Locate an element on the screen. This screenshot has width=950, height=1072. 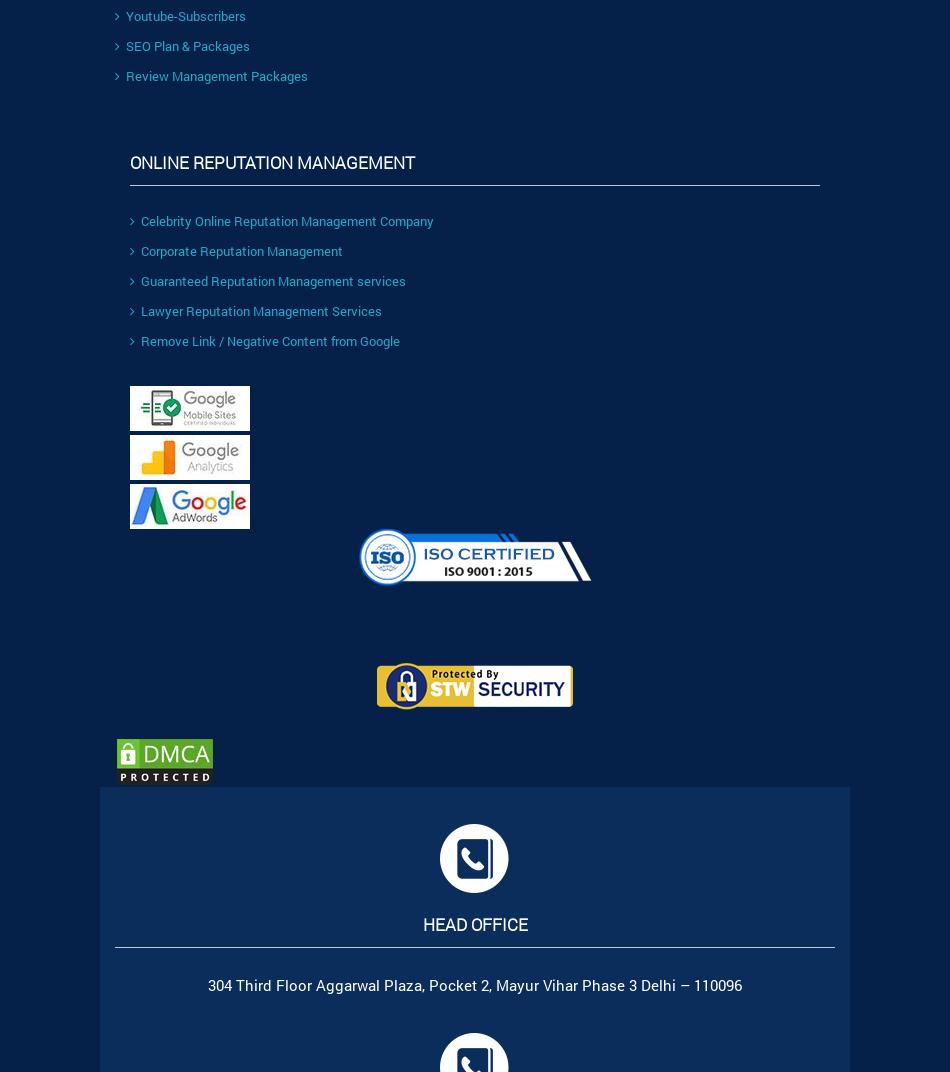
'304 Third Floor Aggarwal Plaza, Pocket 2, Mayur Vihar Phase 3 Delhi – 110096' is located at coordinates (475, 983).